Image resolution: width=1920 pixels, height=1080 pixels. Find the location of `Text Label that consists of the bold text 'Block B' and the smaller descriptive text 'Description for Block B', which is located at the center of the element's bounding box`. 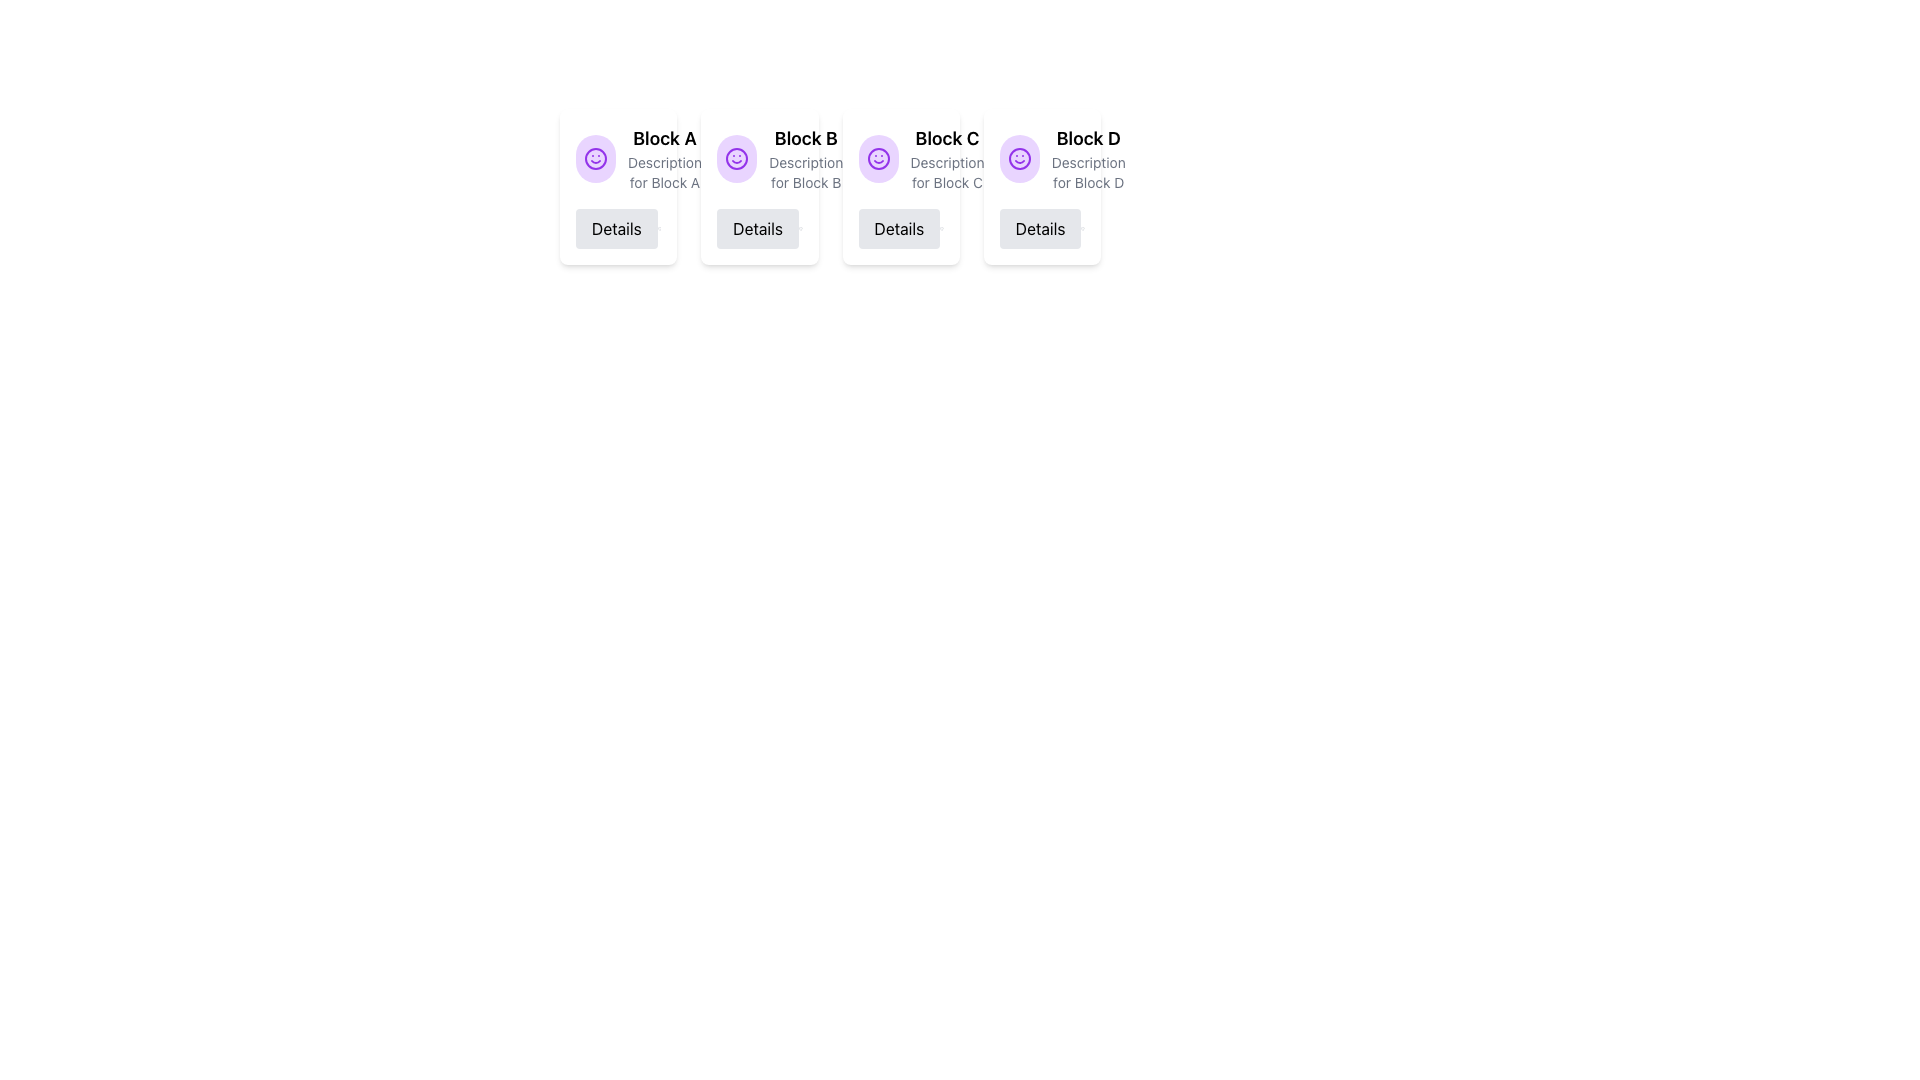

Text Label that consists of the bold text 'Block B' and the smaller descriptive text 'Description for Block B', which is located at the center of the element's bounding box is located at coordinates (806, 157).